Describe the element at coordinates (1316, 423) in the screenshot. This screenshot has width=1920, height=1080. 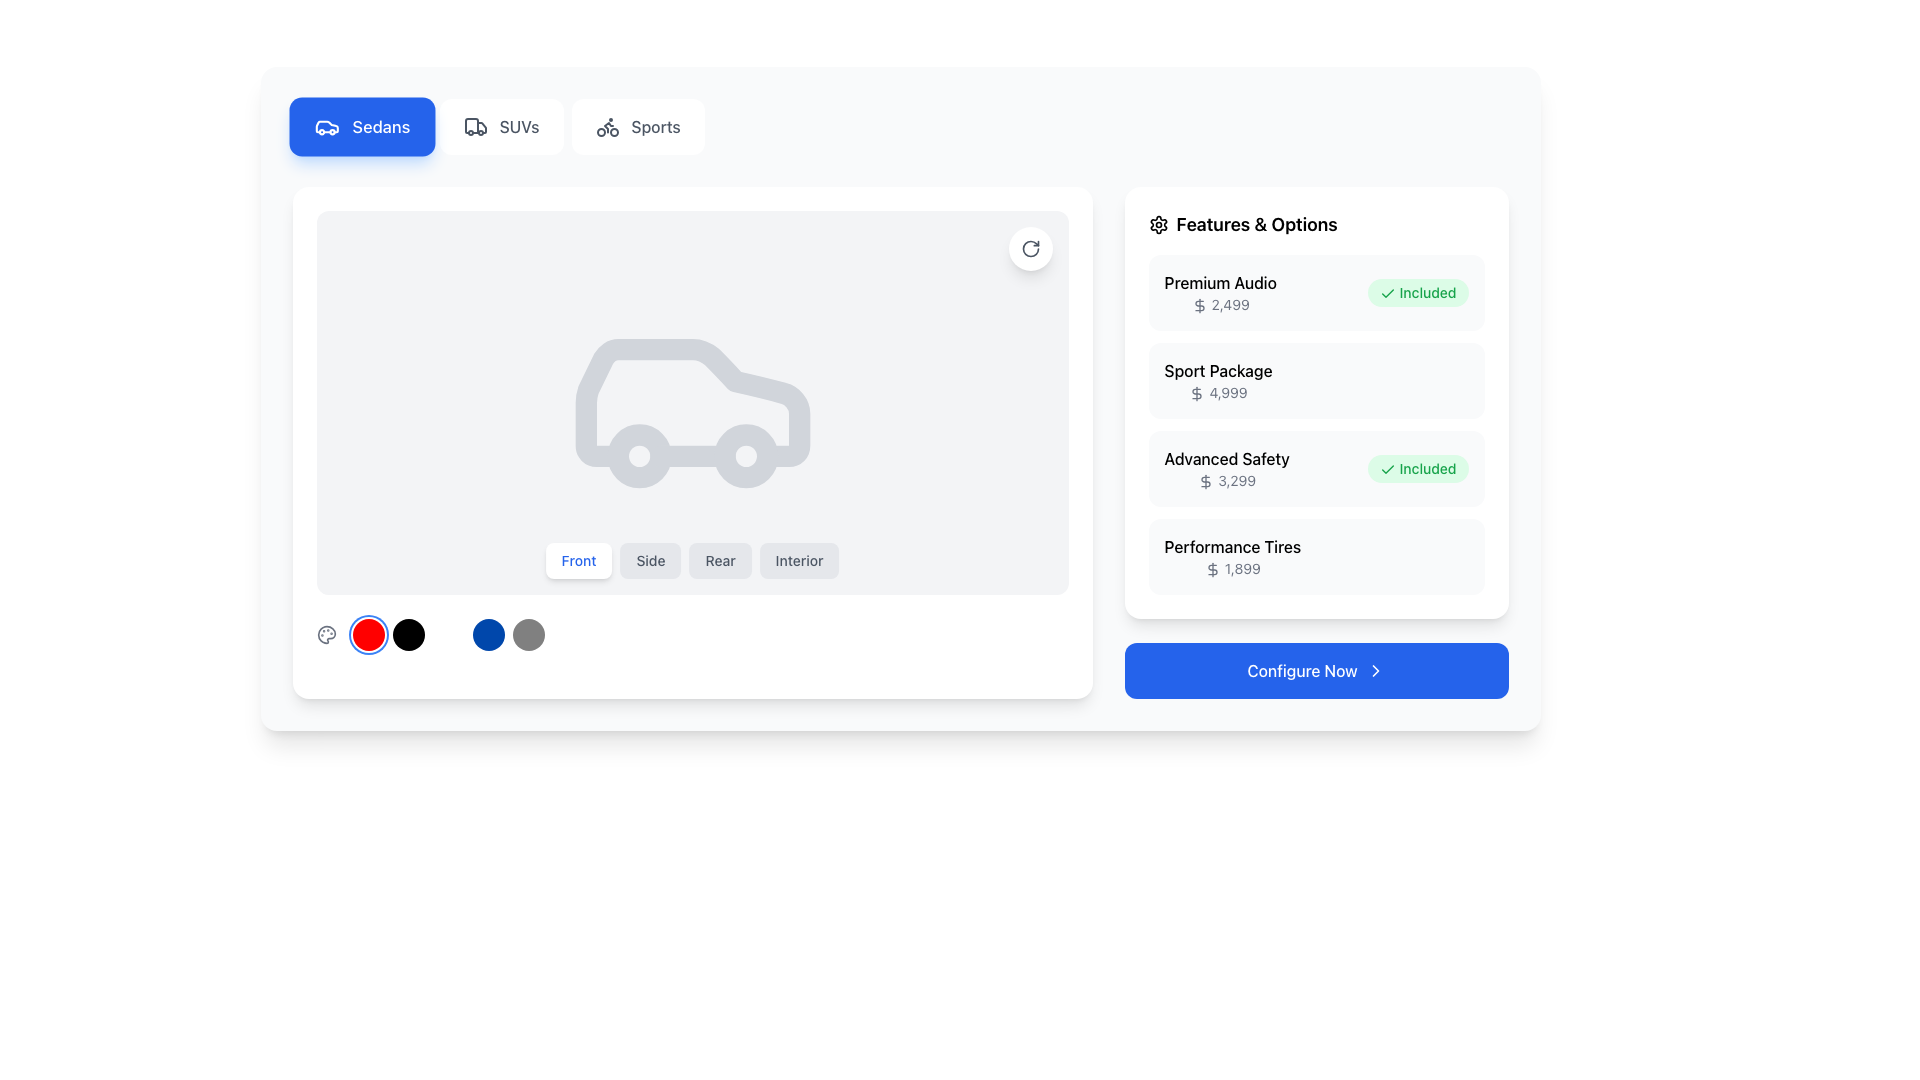
I see `the 'Advanced Safety' feature row in the 'Features & Options' section` at that location.